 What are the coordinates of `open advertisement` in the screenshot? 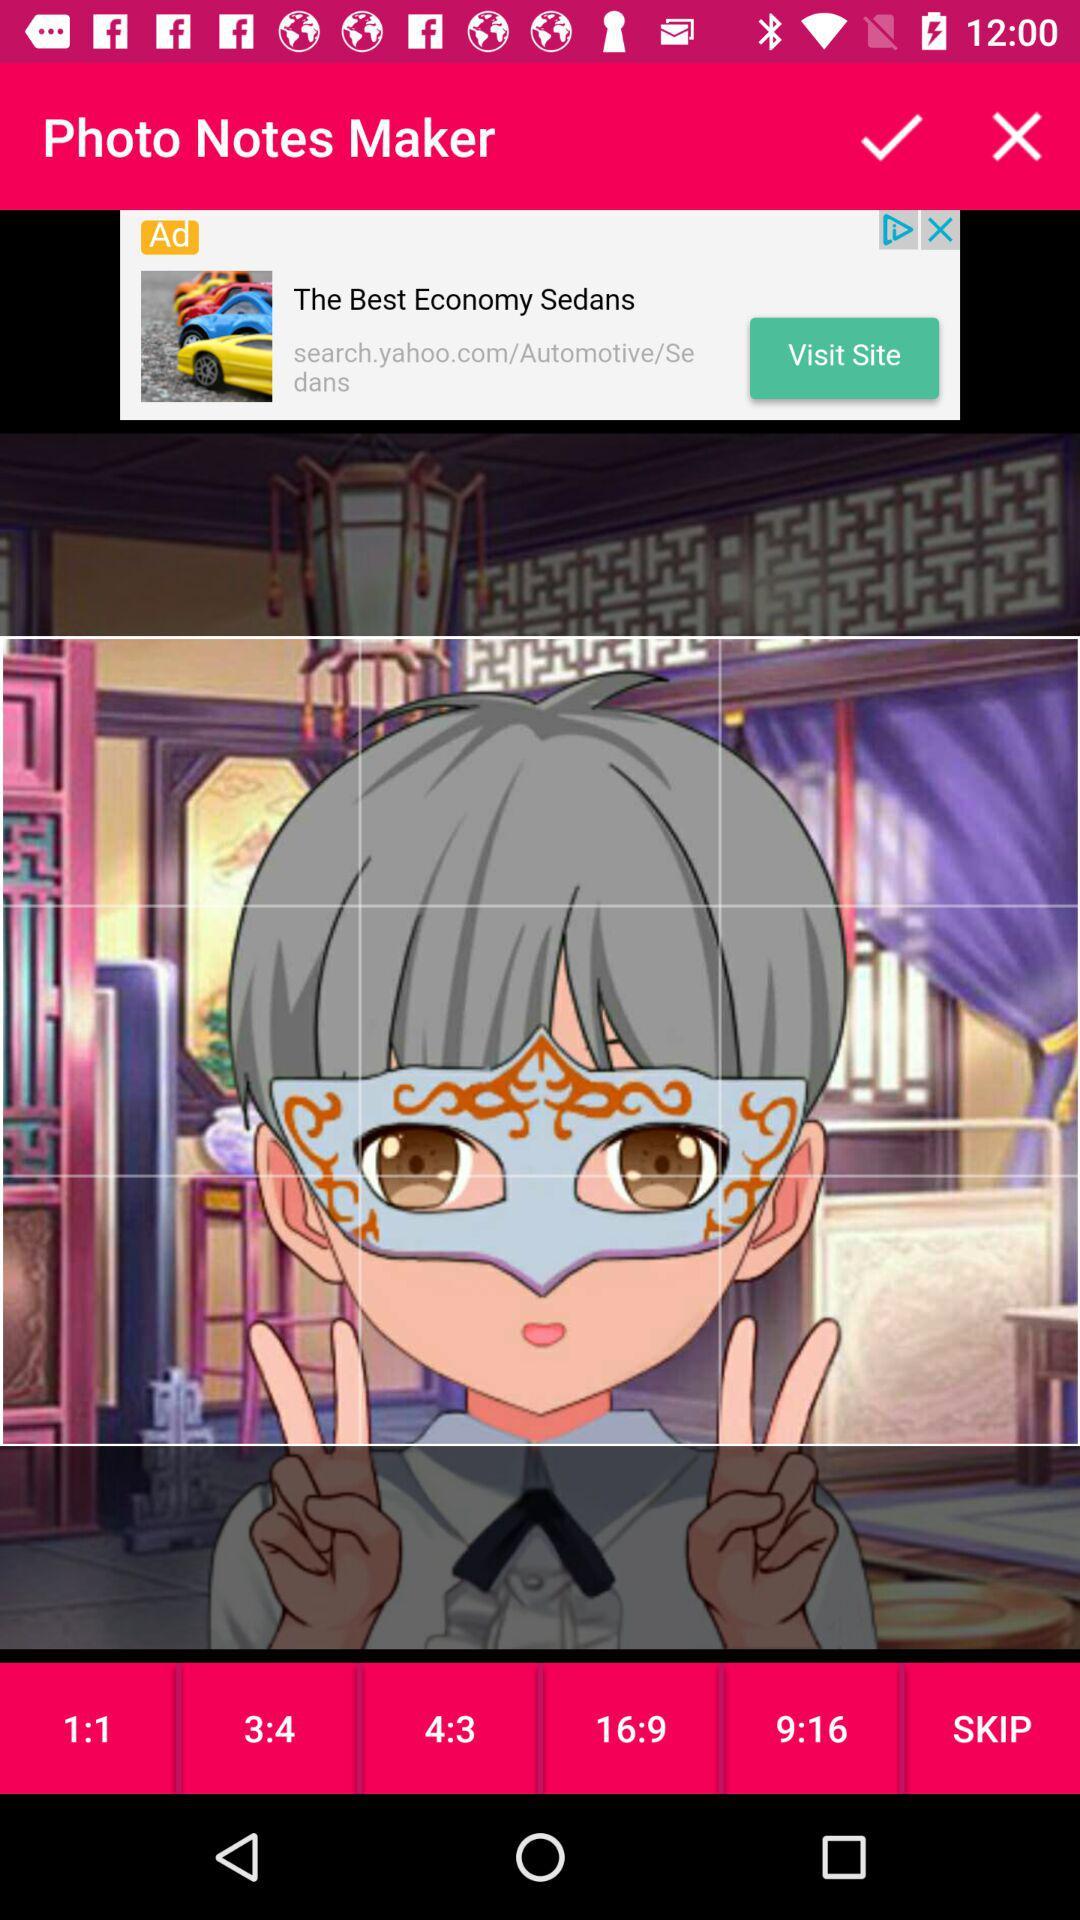 It's located at (540, 314).